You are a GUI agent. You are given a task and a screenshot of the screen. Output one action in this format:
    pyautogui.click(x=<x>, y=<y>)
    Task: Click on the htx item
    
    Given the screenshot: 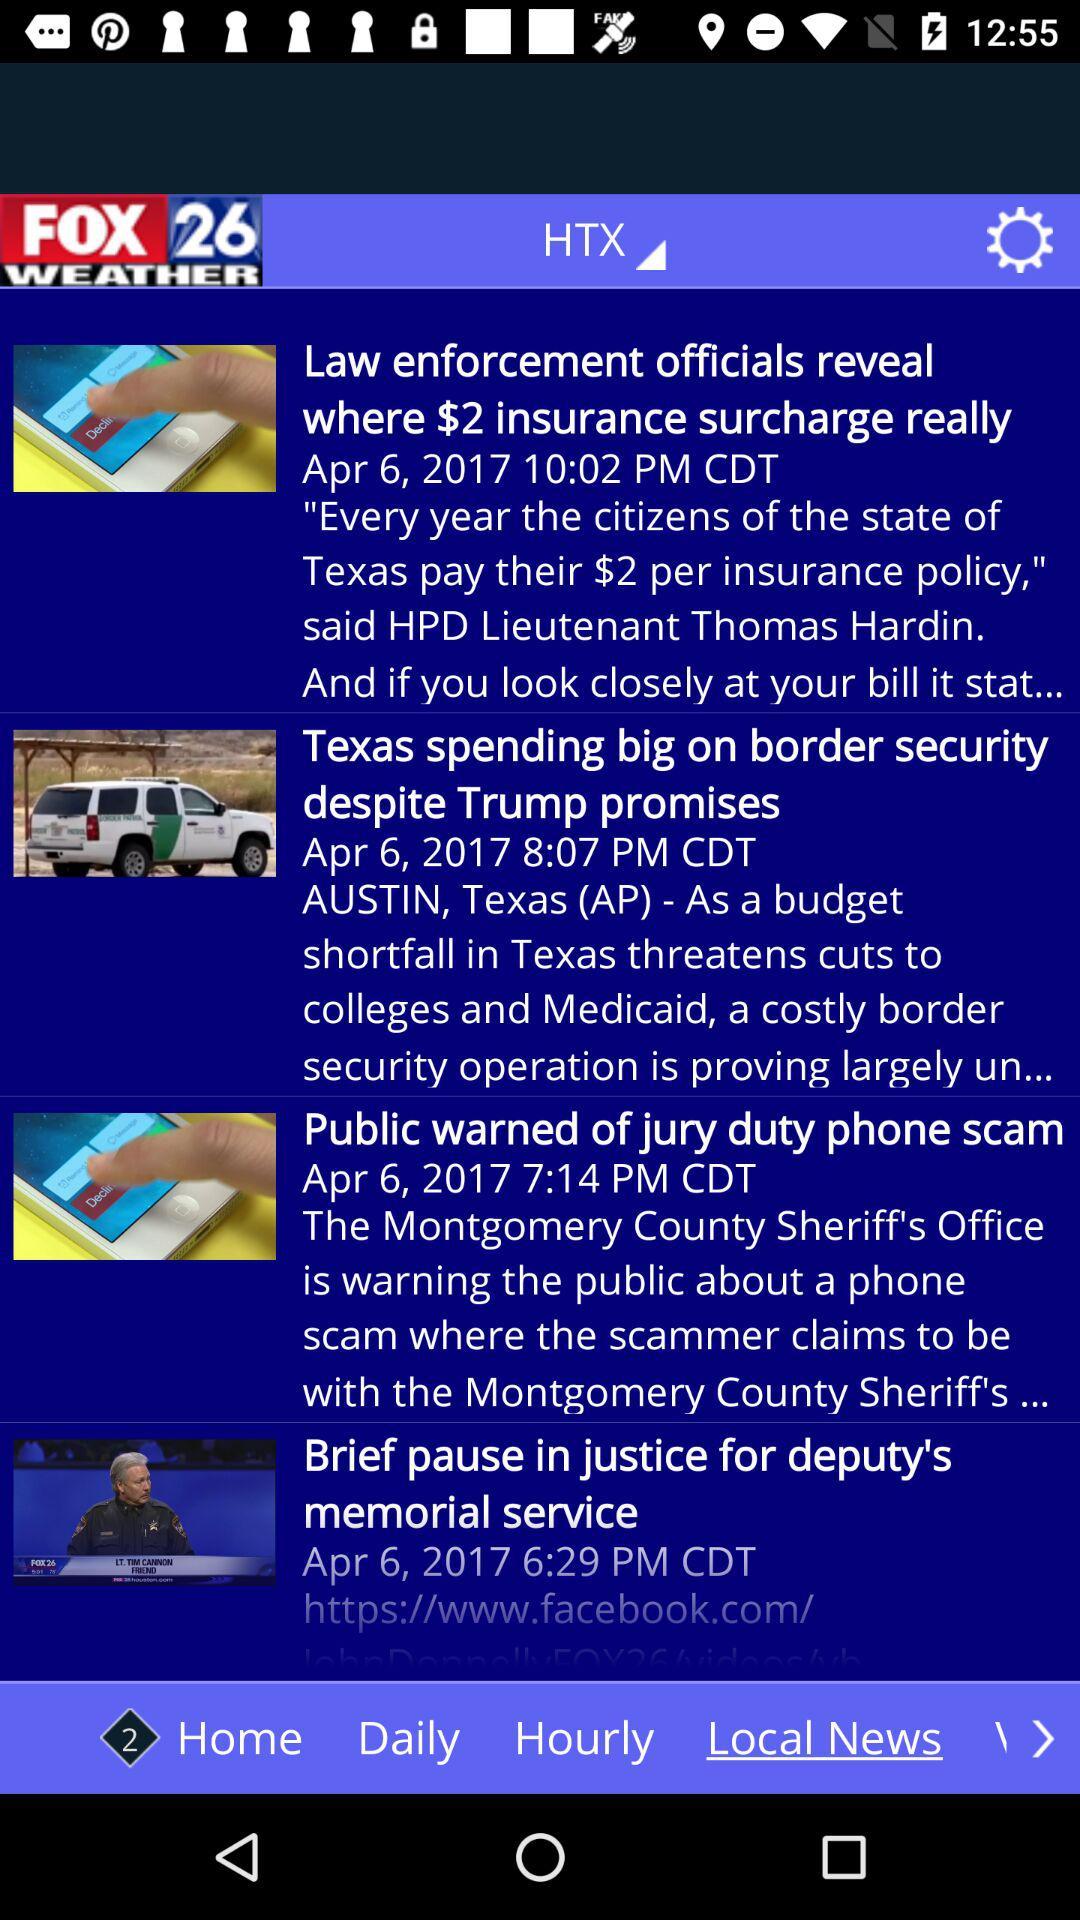 What is the action you would take?
    pyautogui.click(x=617, y=240)
    